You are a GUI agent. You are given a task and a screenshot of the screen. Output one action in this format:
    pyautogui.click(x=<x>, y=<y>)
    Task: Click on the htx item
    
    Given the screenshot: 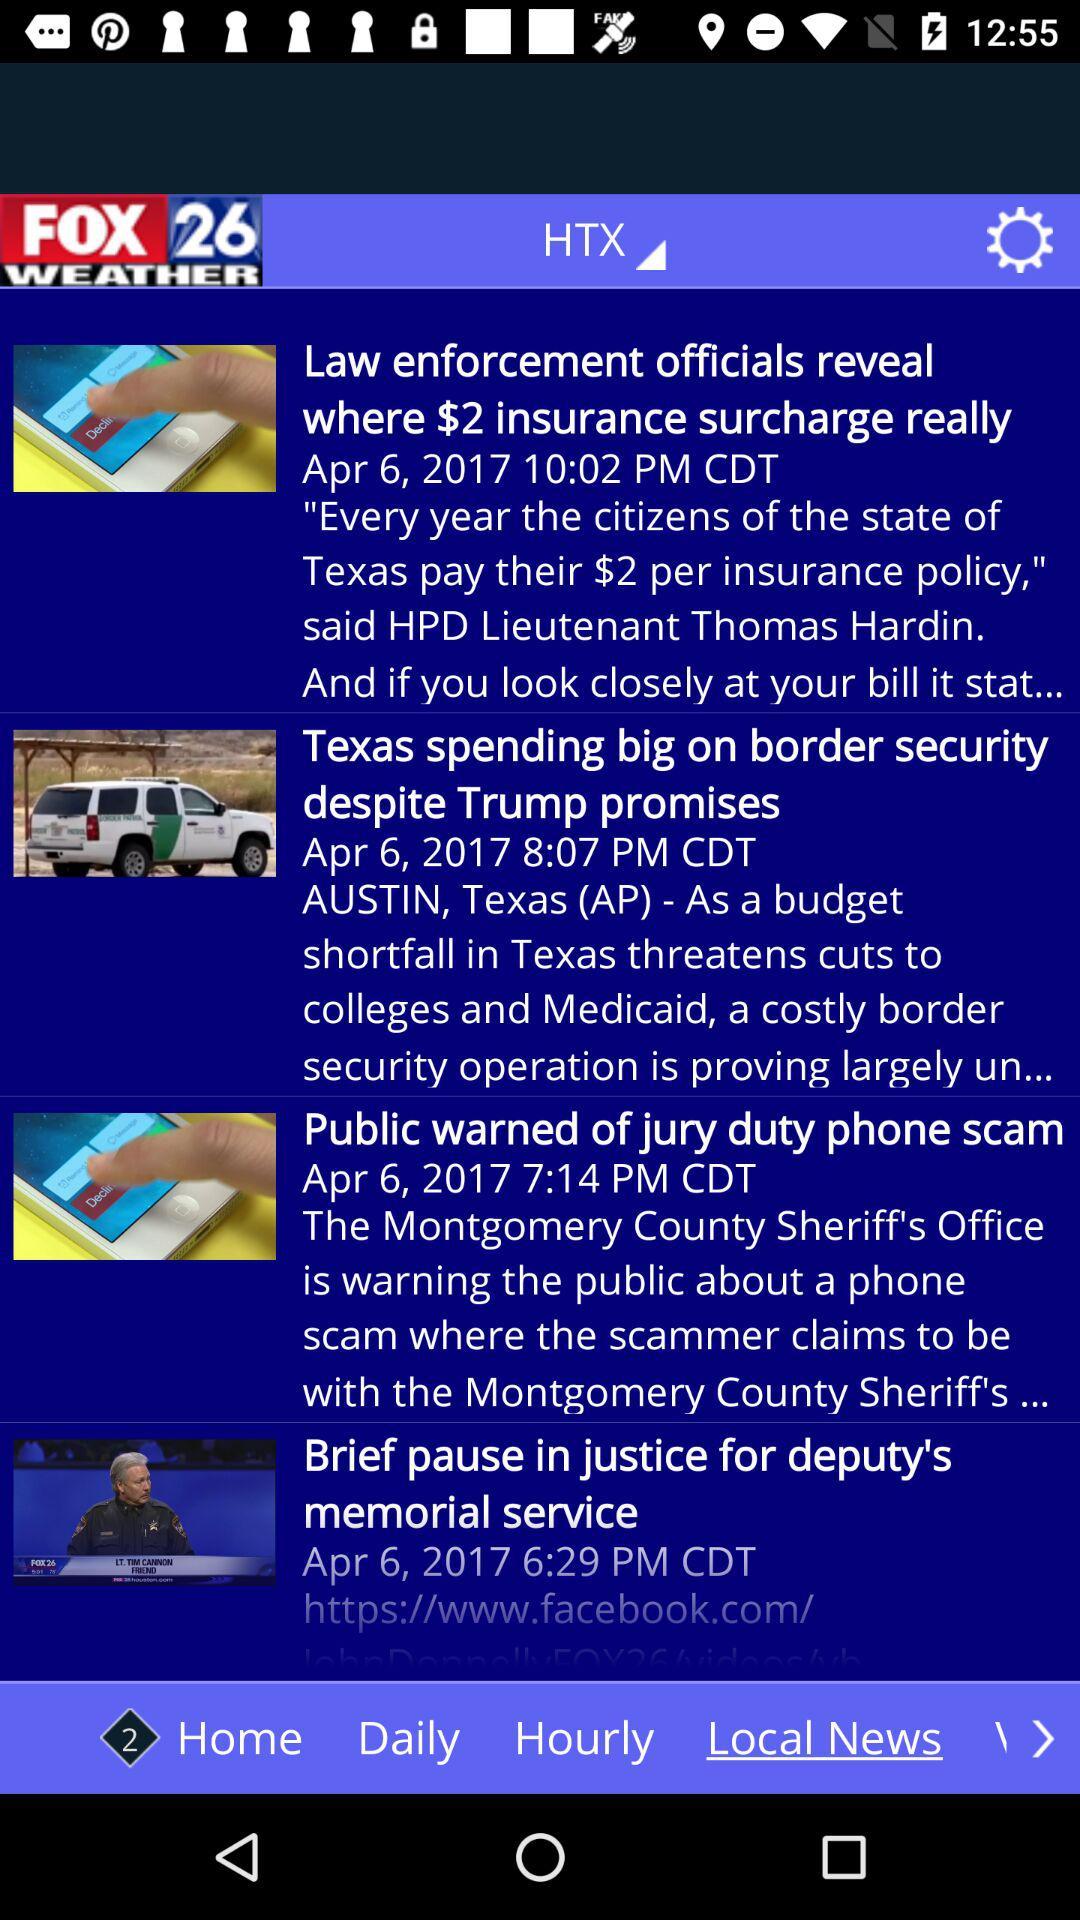 What is the action you would take?
    pyautogui.click(x=617, y=240)
    